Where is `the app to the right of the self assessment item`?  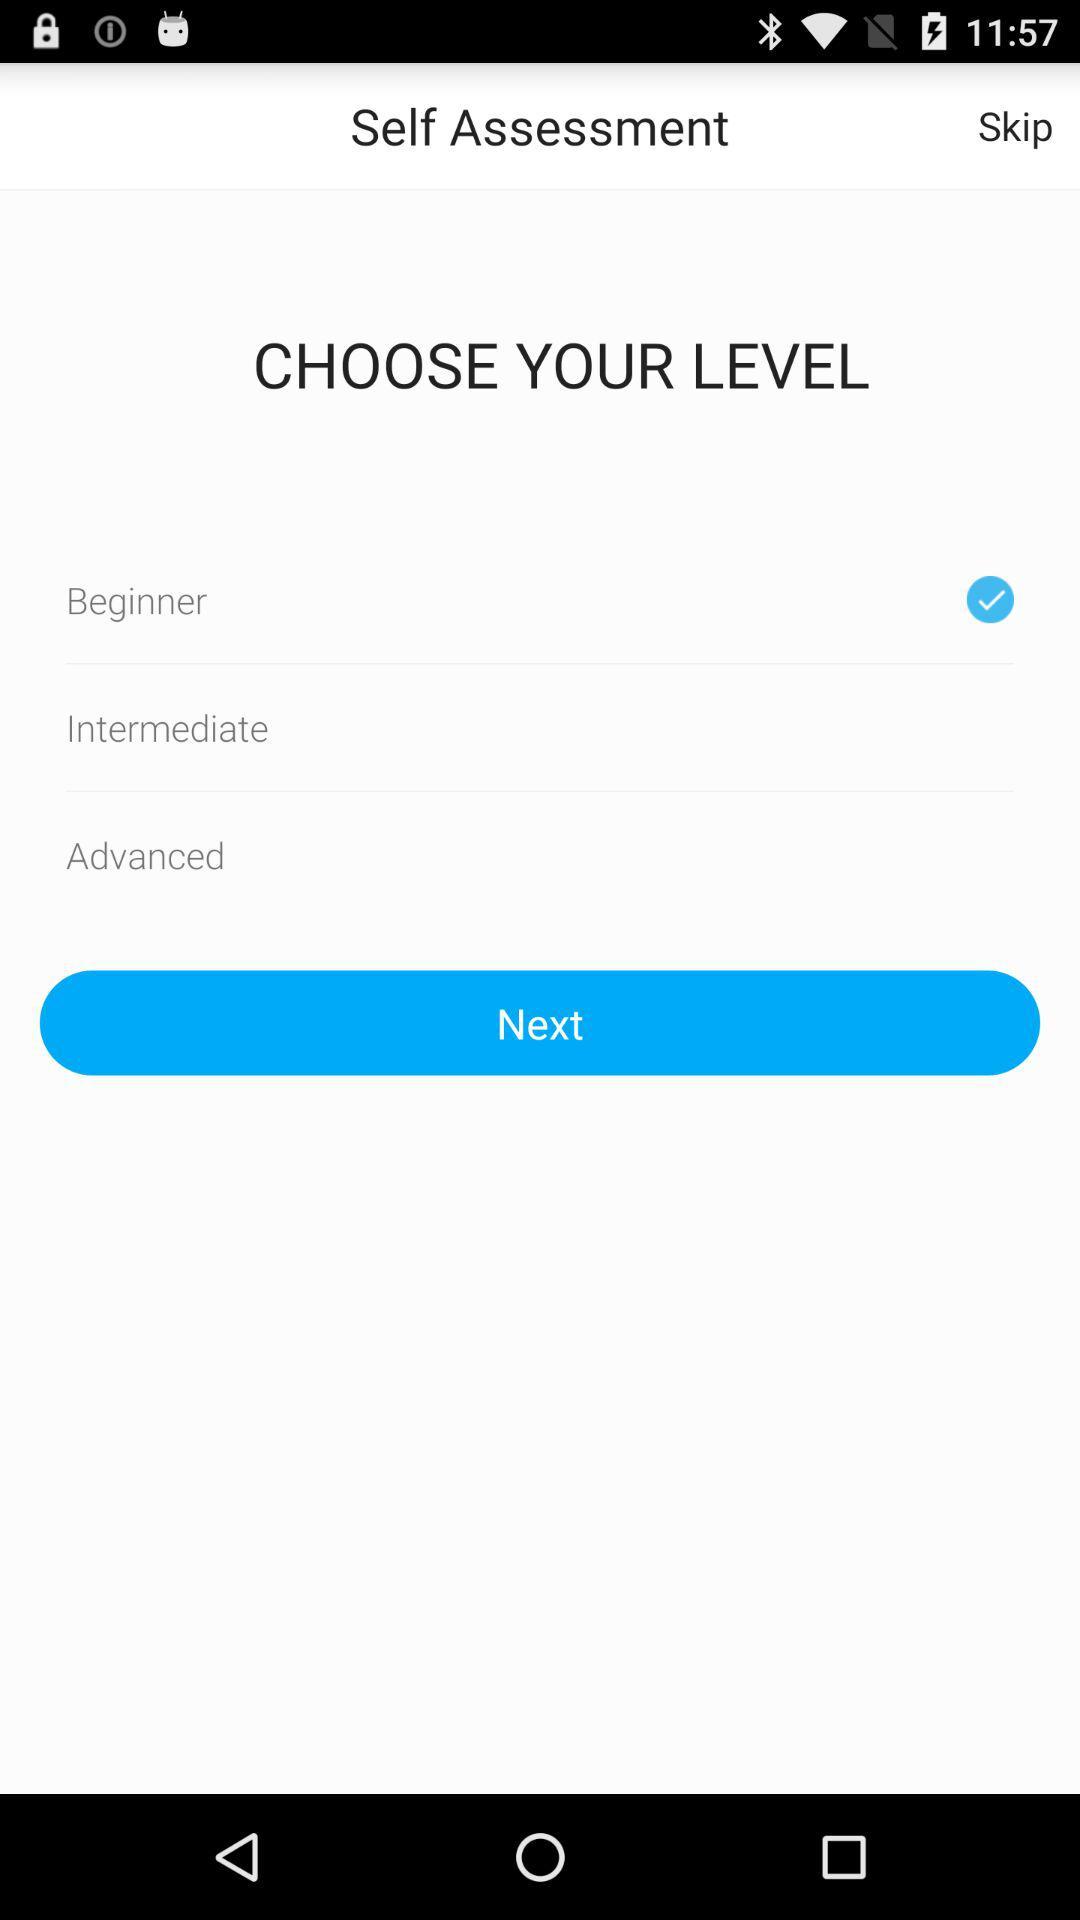
the app to the right of the self assessment item is located at coordinates (1015, 124).